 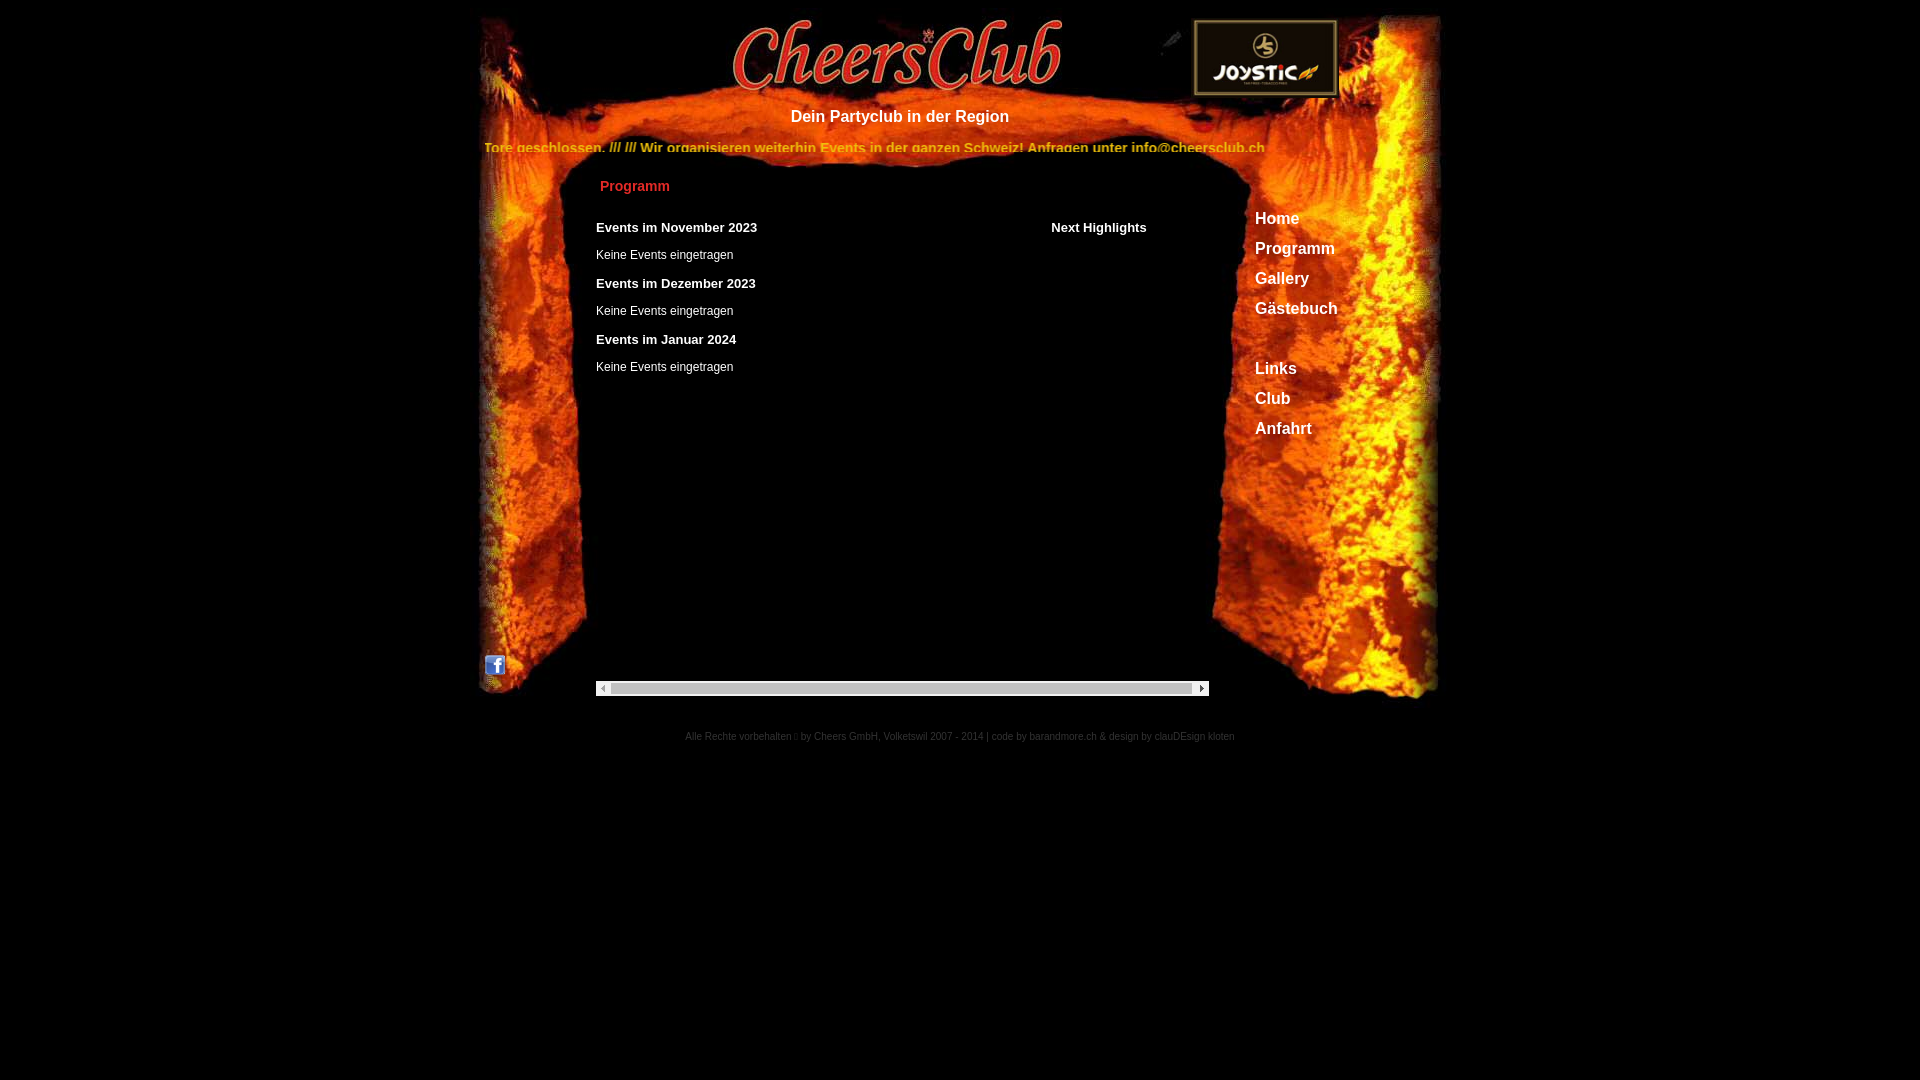 I want to click on 'Gallery', so click(x=1281, y=278).